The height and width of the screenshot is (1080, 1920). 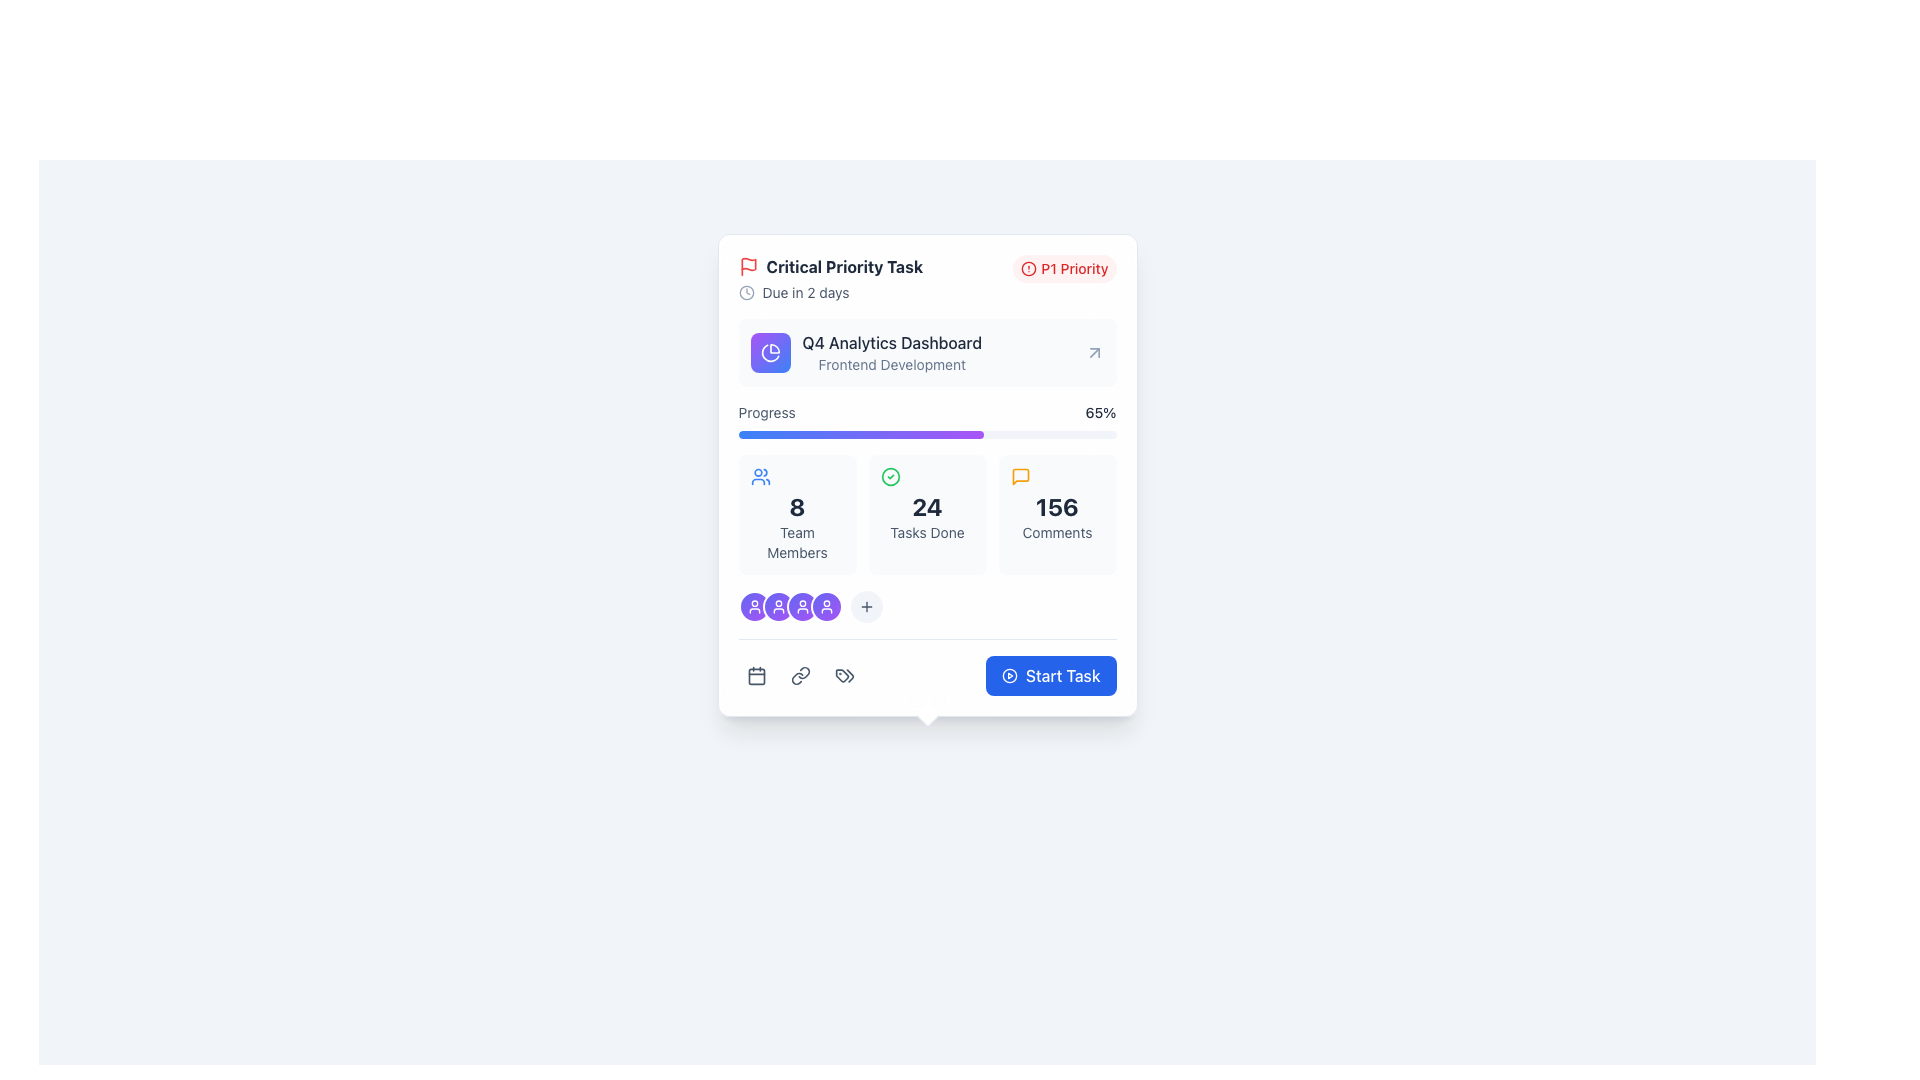 I want to click on the SVG Circle element representing an alert marker, located within the 'circle-alert' SVG element at the top-right of the interface, inside the 'P1 Priority' button, so click(x=1029, y=268).